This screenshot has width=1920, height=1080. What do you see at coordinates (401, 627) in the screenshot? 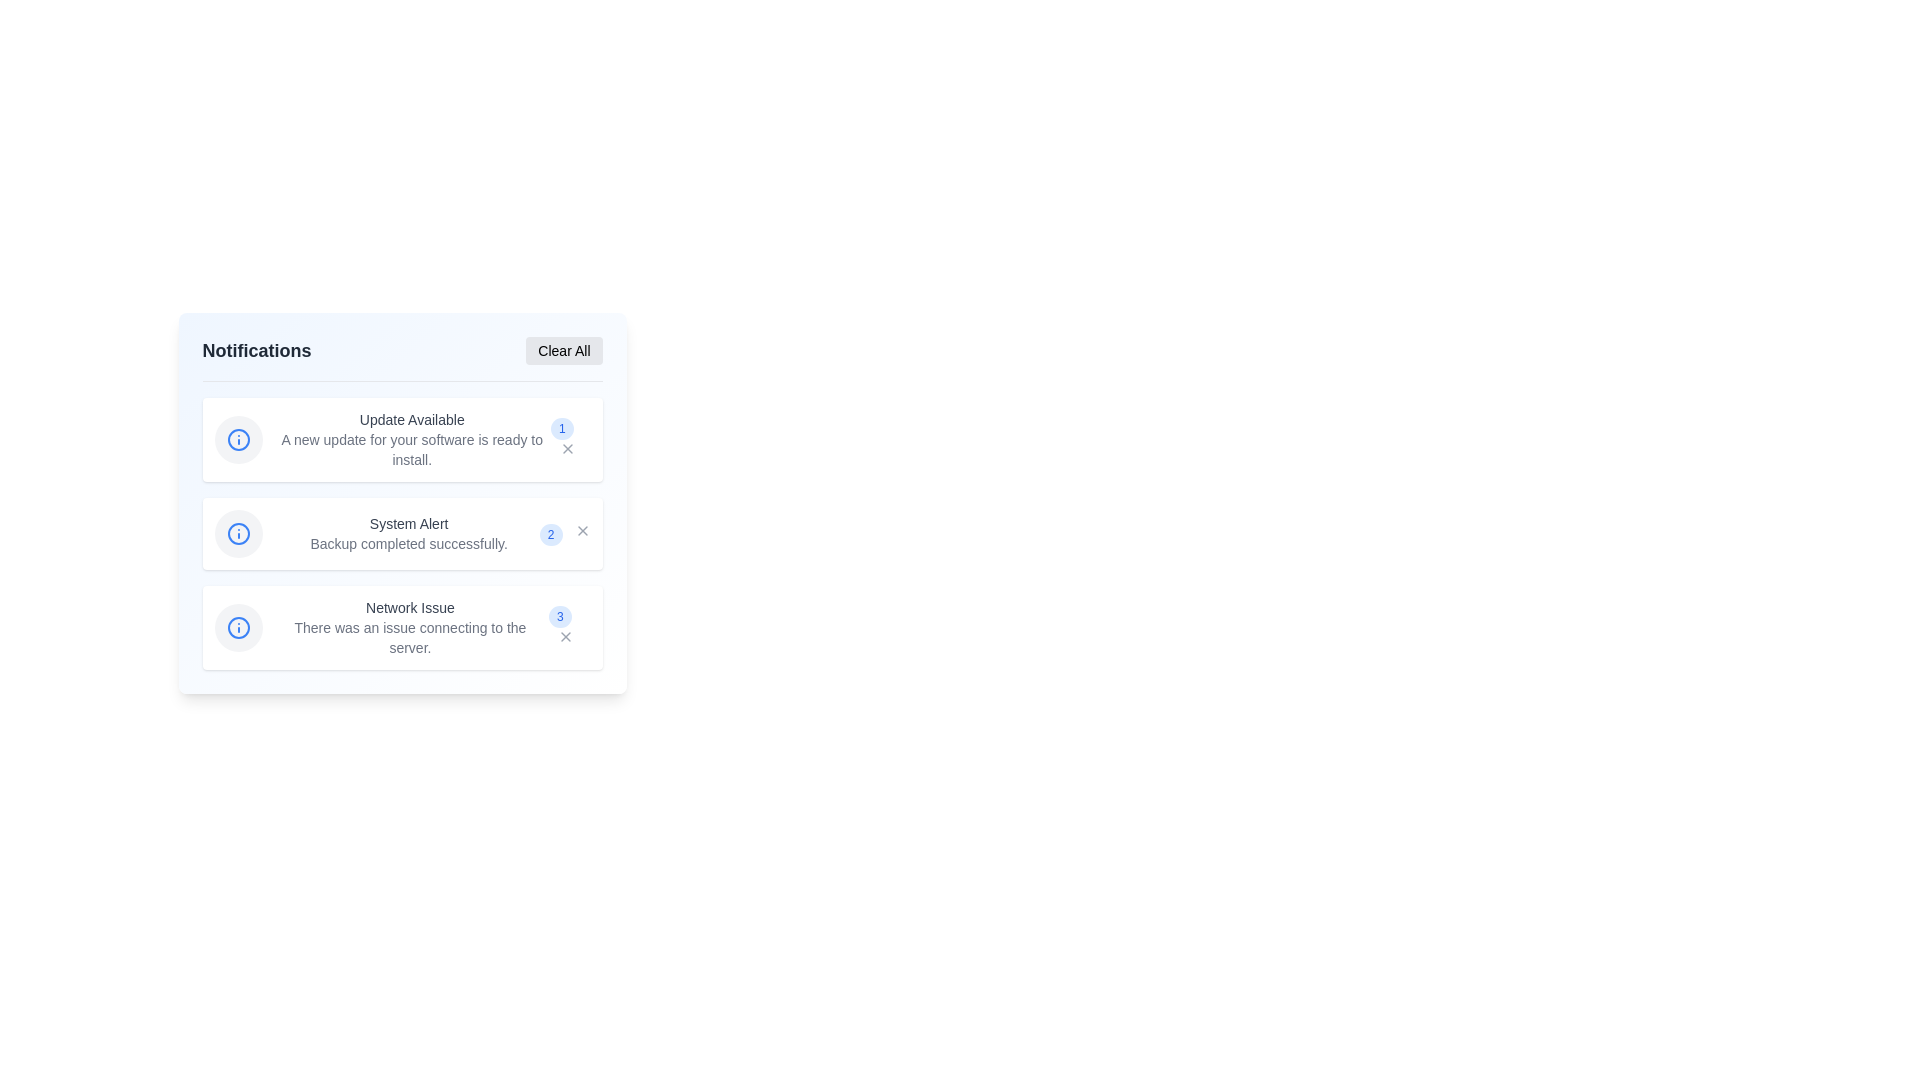
I see `the third notification card in the notification panel that provides information about a network issue, located directly below the 'System Alert' card` at bounding box center [401, 627].